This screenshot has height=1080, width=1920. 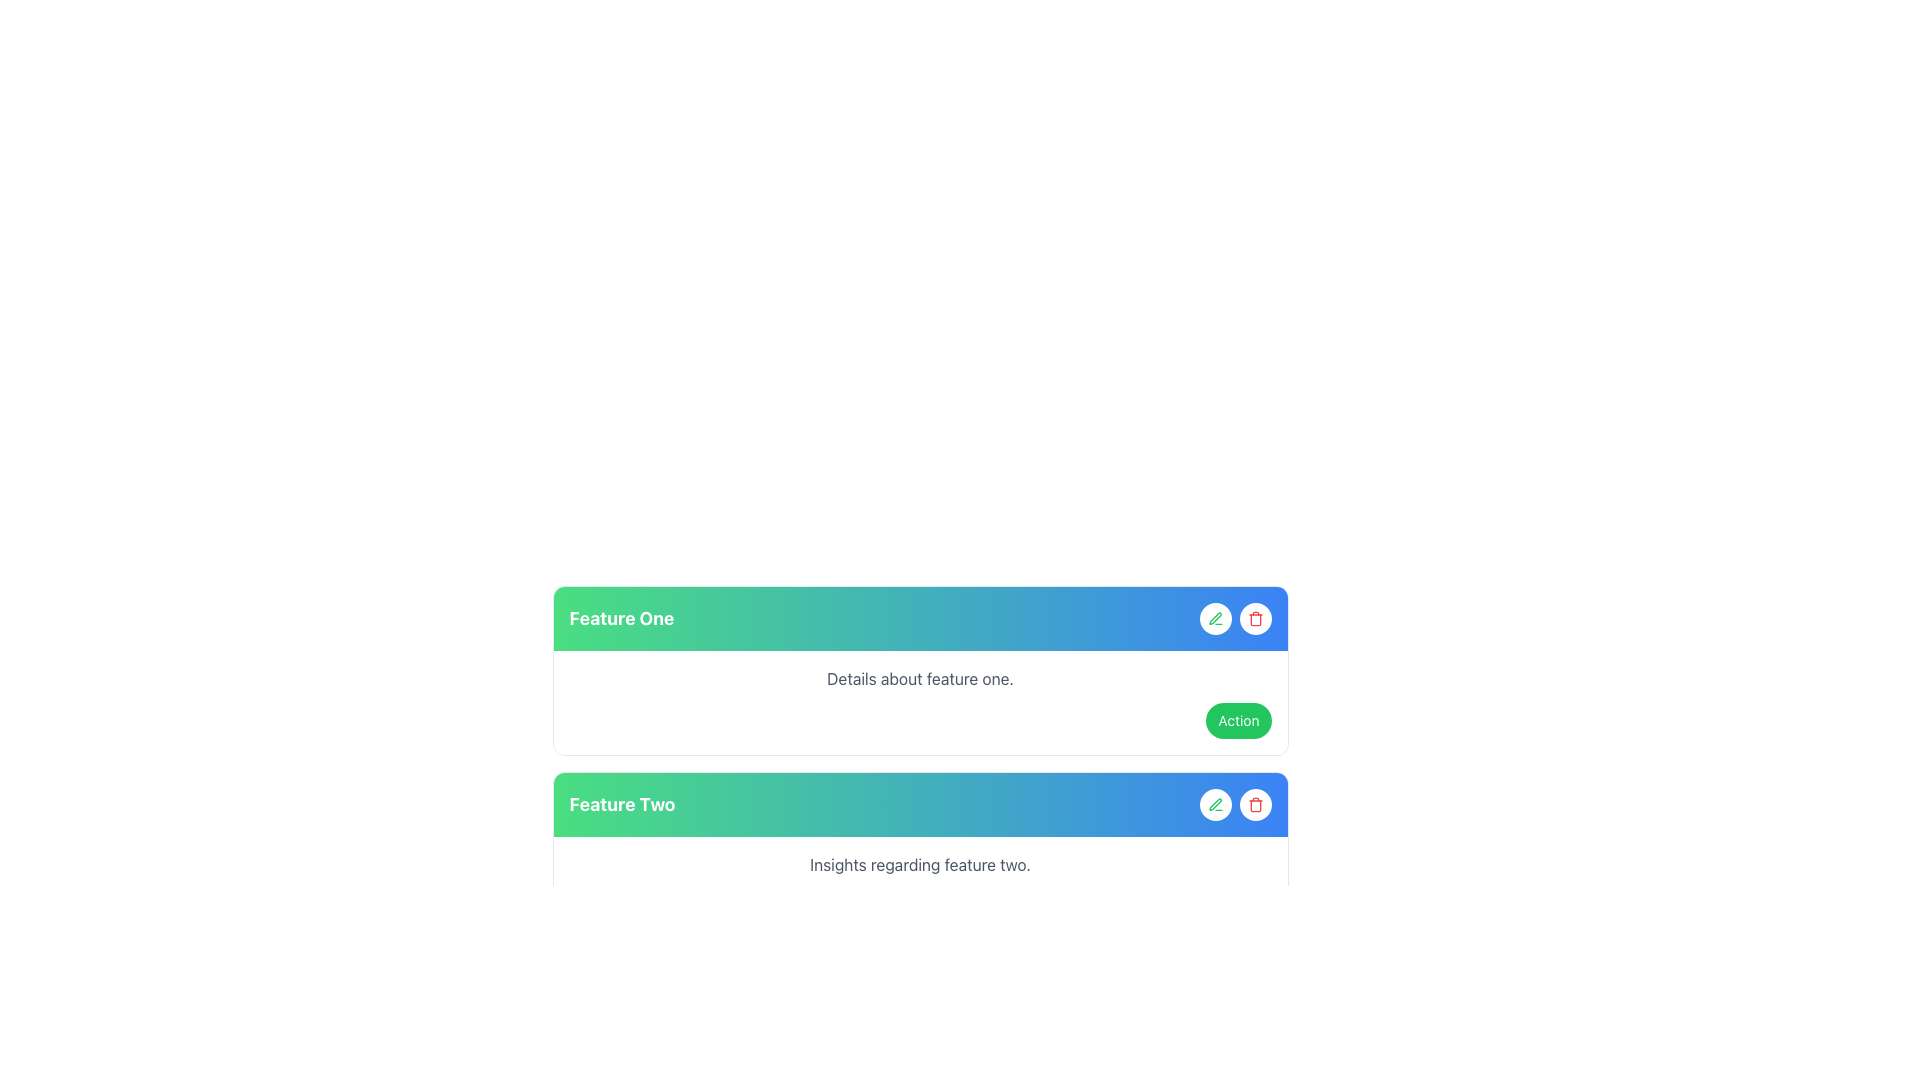 I want to click on the edit button located on the right side of the blue gradient header in the 'Feature Two' section to initiate editing, so click(x=1234, y=804).